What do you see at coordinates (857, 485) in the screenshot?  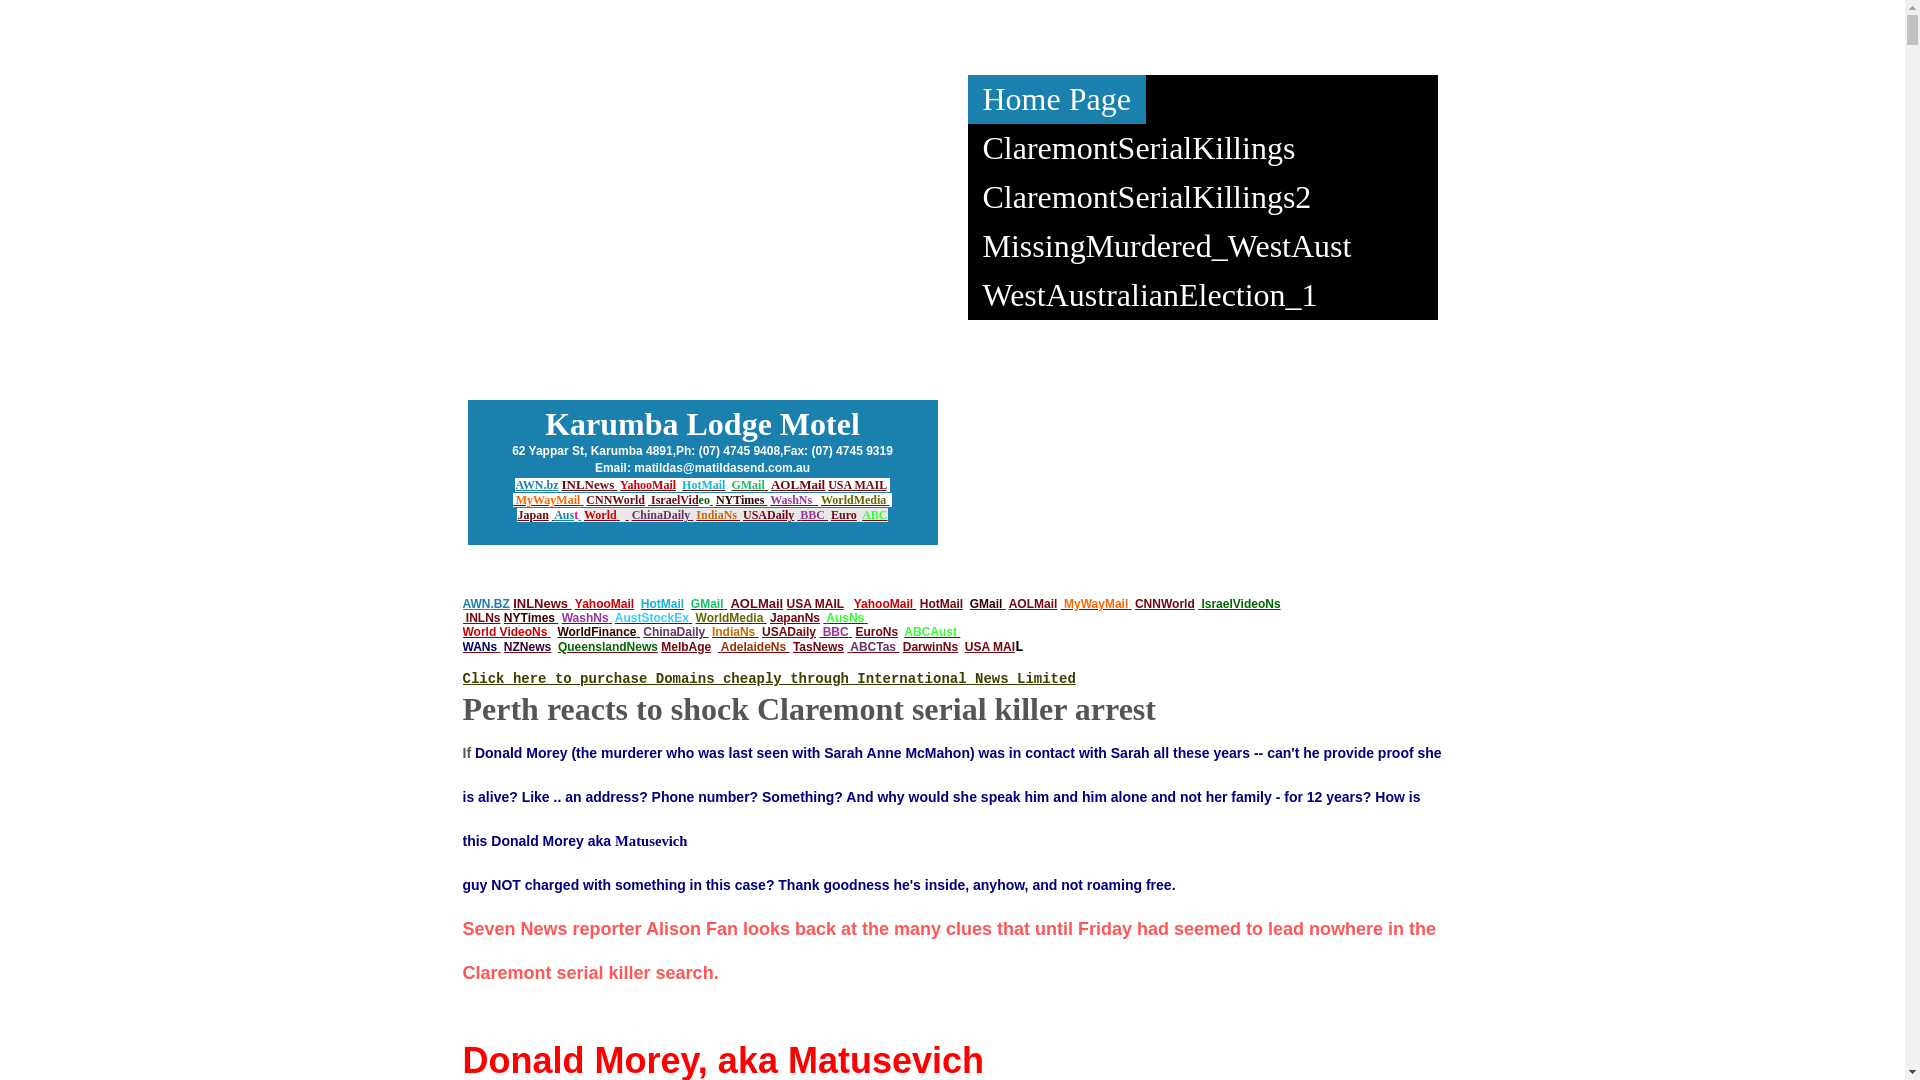 I see `'USA MAIL'` at bounding box center [857, 485].